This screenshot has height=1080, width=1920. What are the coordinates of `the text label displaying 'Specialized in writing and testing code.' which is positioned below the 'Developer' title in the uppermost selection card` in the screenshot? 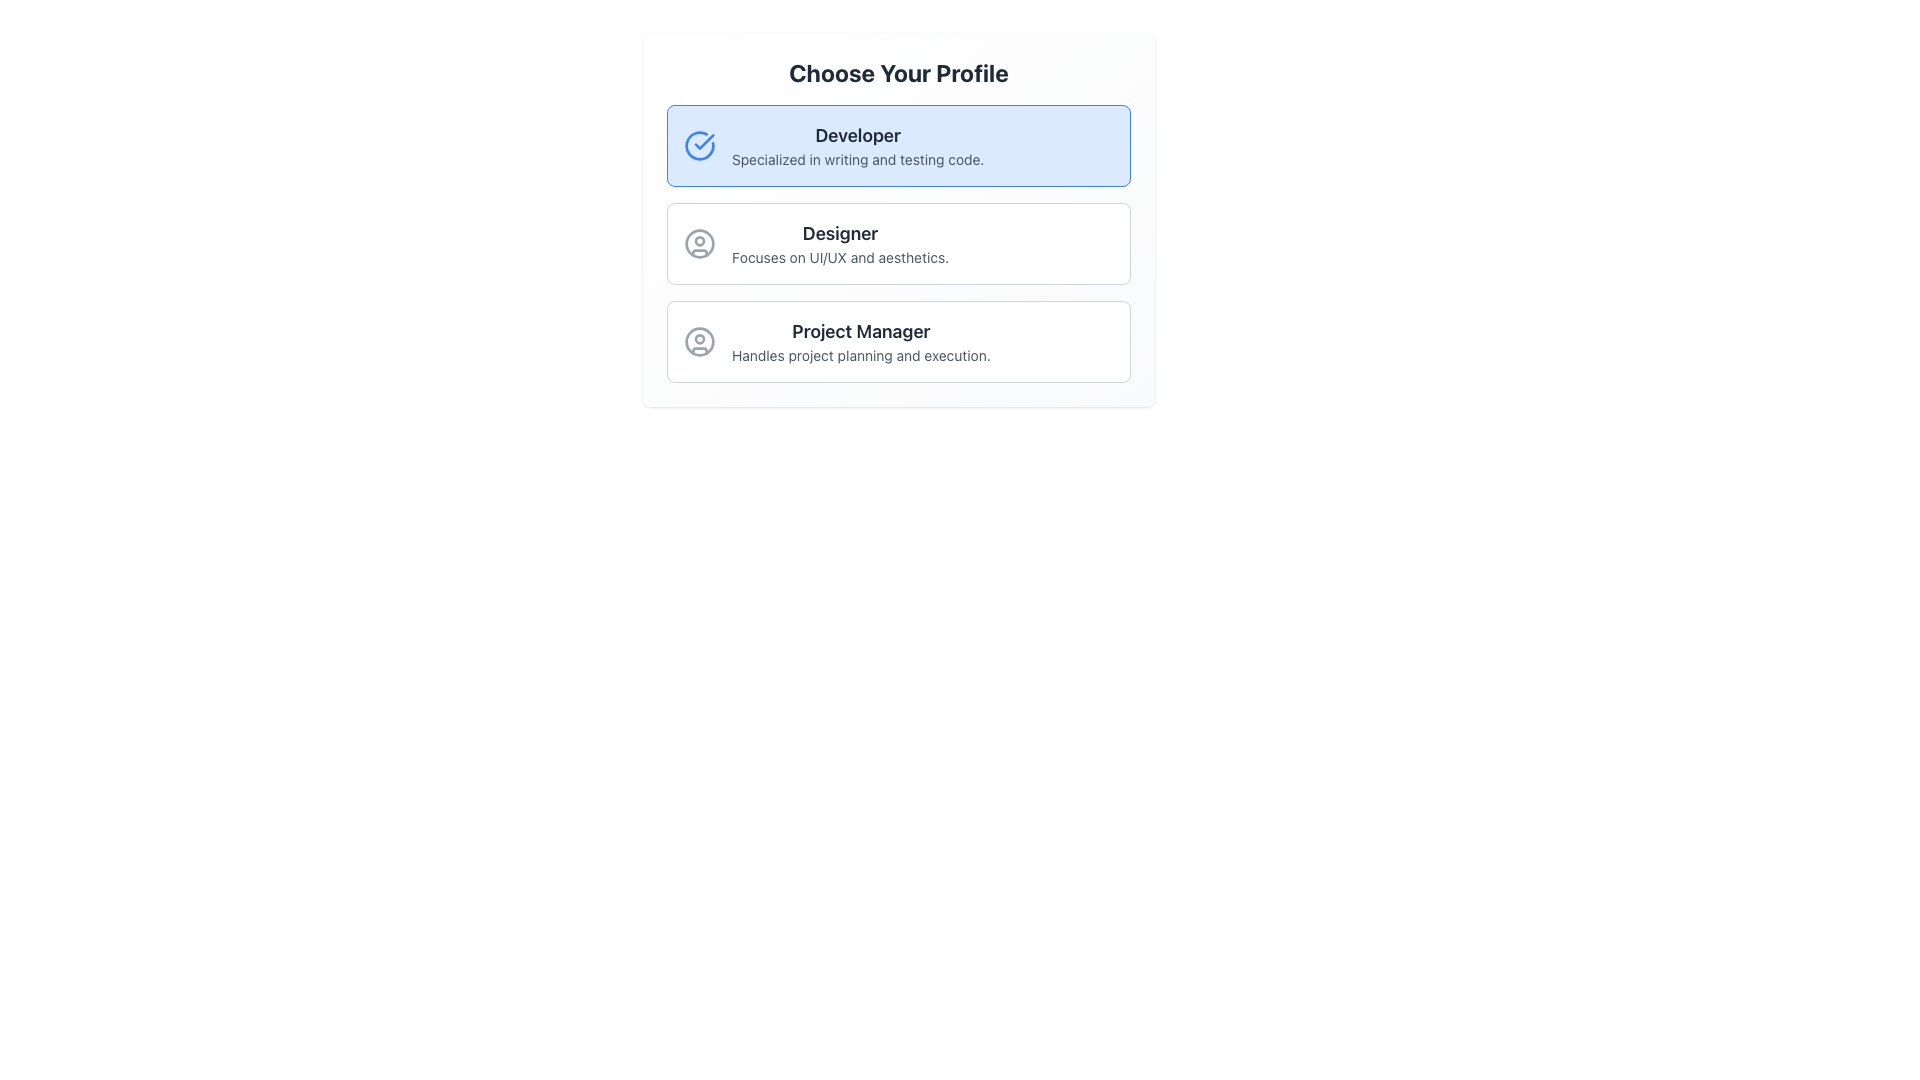 It's located at (858, 158).